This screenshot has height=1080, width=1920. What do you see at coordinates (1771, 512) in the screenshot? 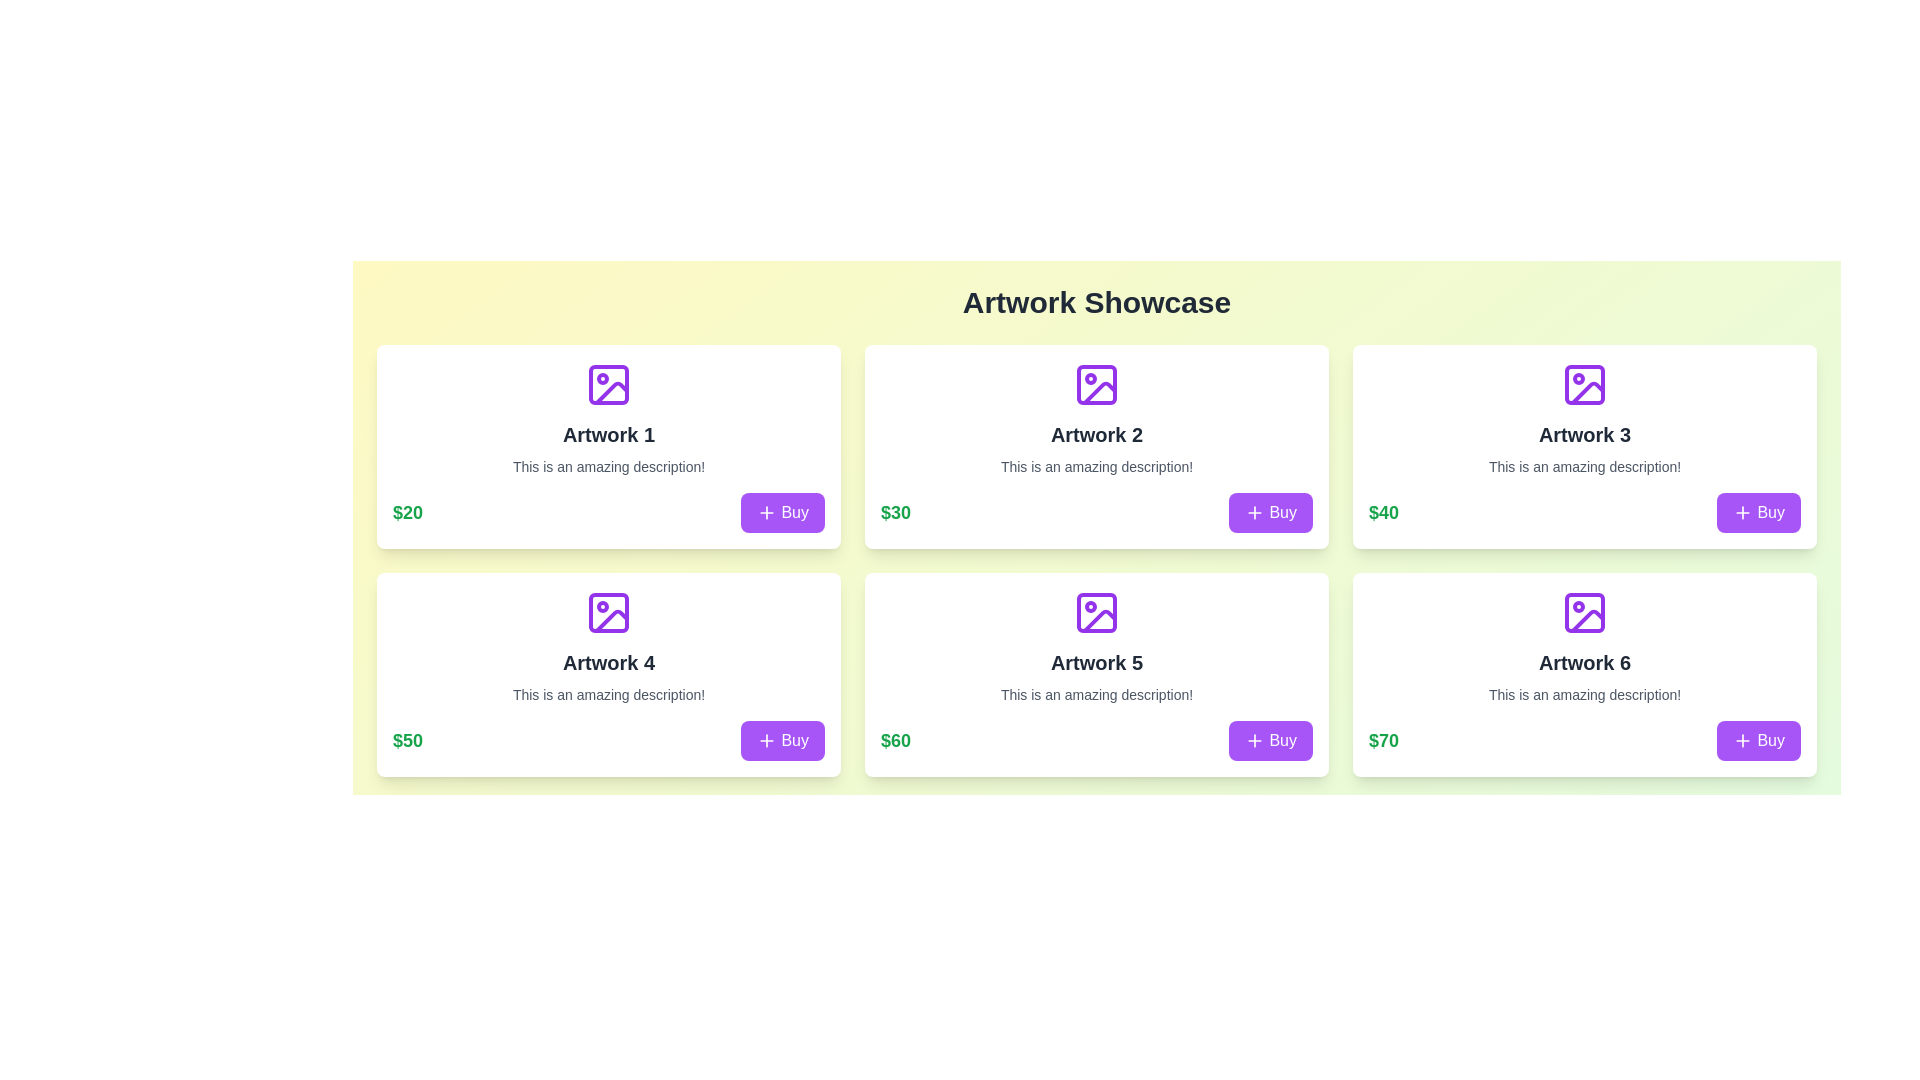
I see `the text label inside the 'Buy' button for the 'Artwork 3' tile located in the bottom-right corner of the tile` at bounding box center [1771, 512].